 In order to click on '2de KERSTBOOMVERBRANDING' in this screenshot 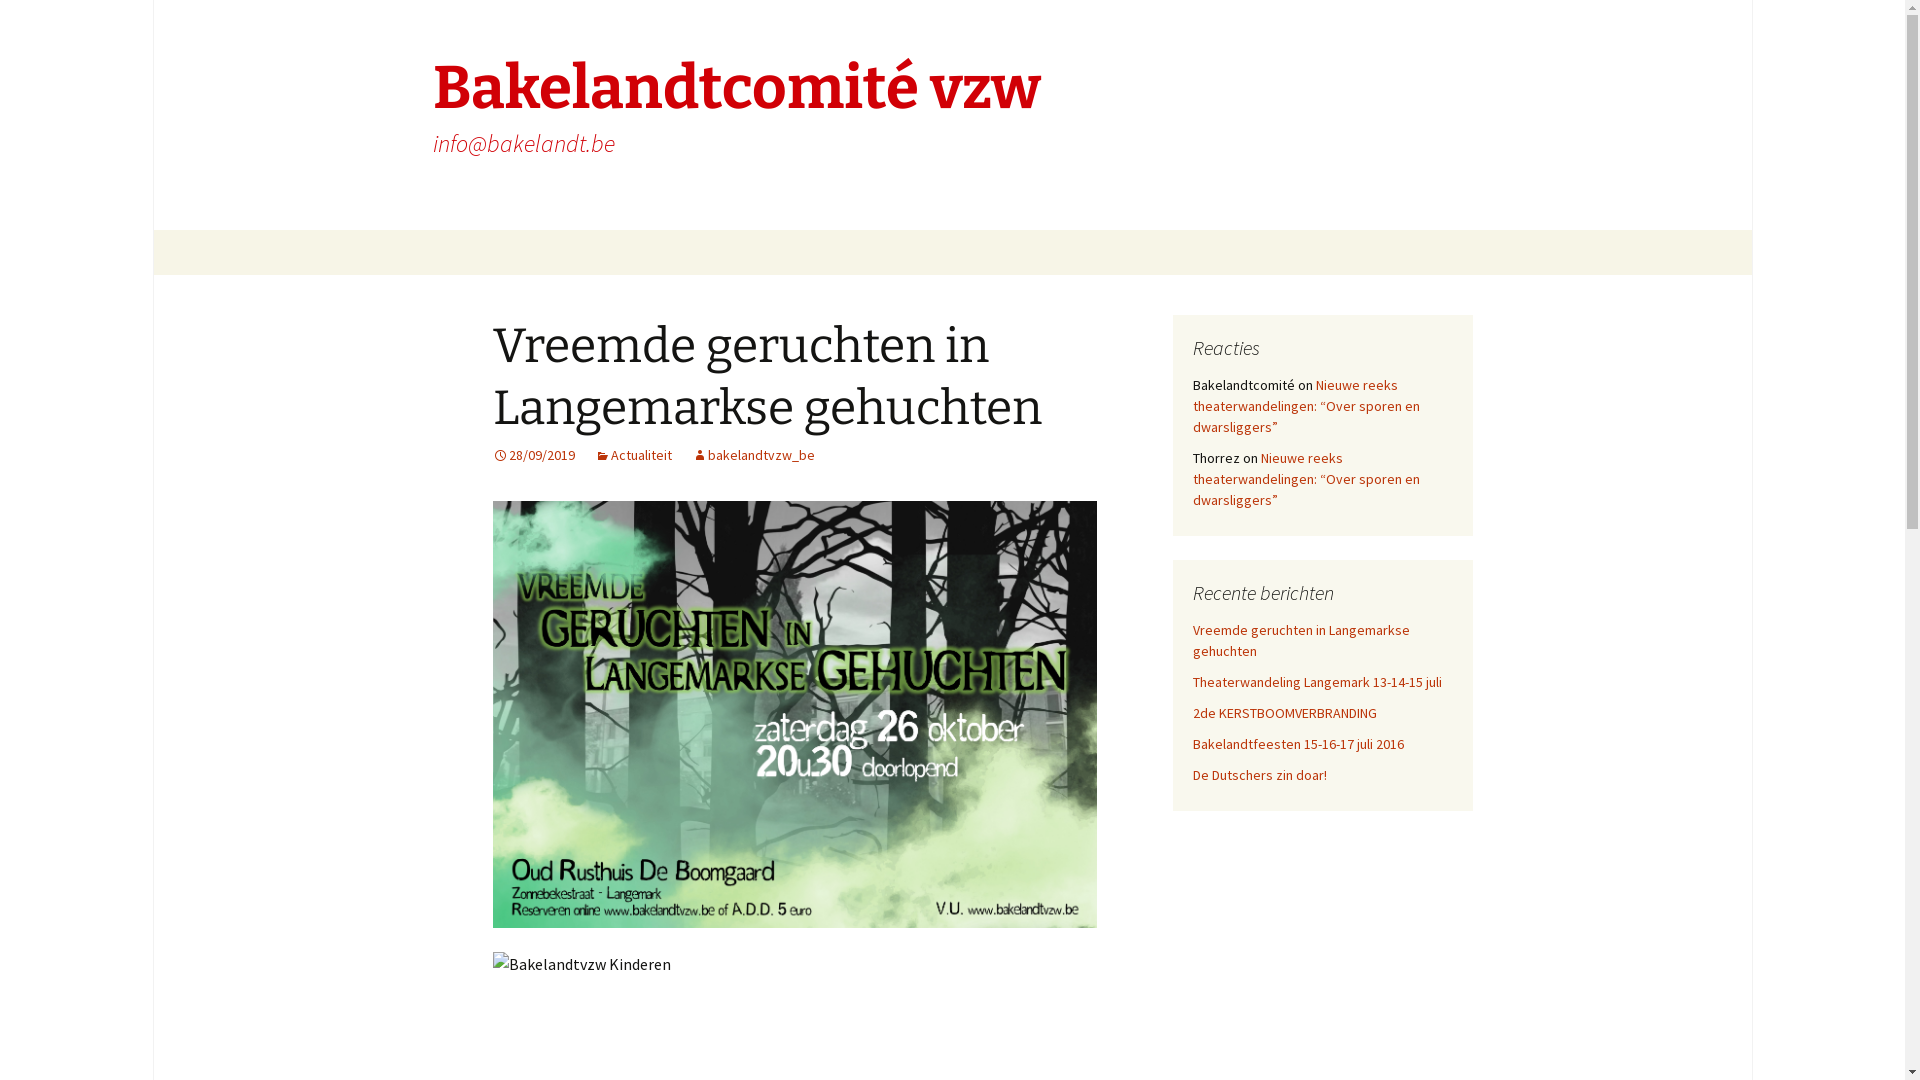, I will do `click(1283, 712)`.